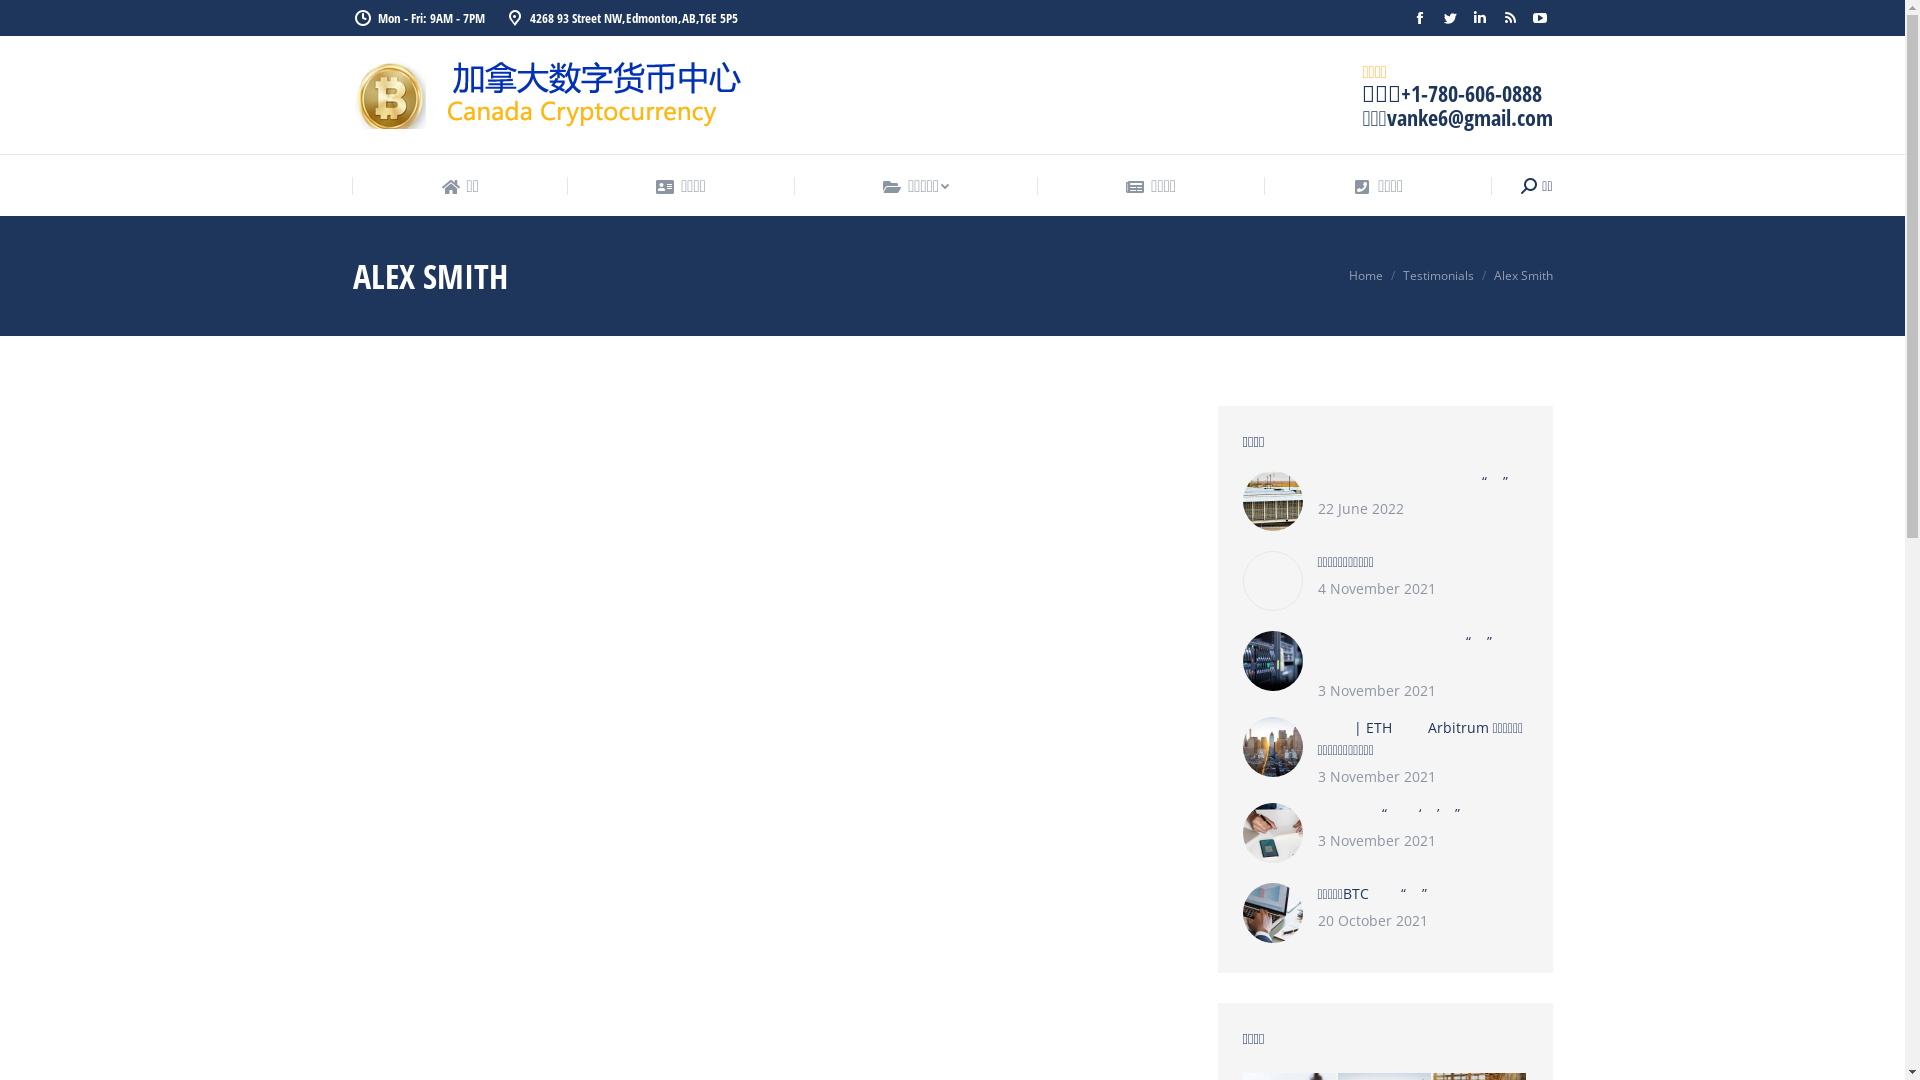 Image resolution: width=1920 pixels, height=1080 pixels. I want to click on 'Linkedin page opens in new window', so click(1478, 18).